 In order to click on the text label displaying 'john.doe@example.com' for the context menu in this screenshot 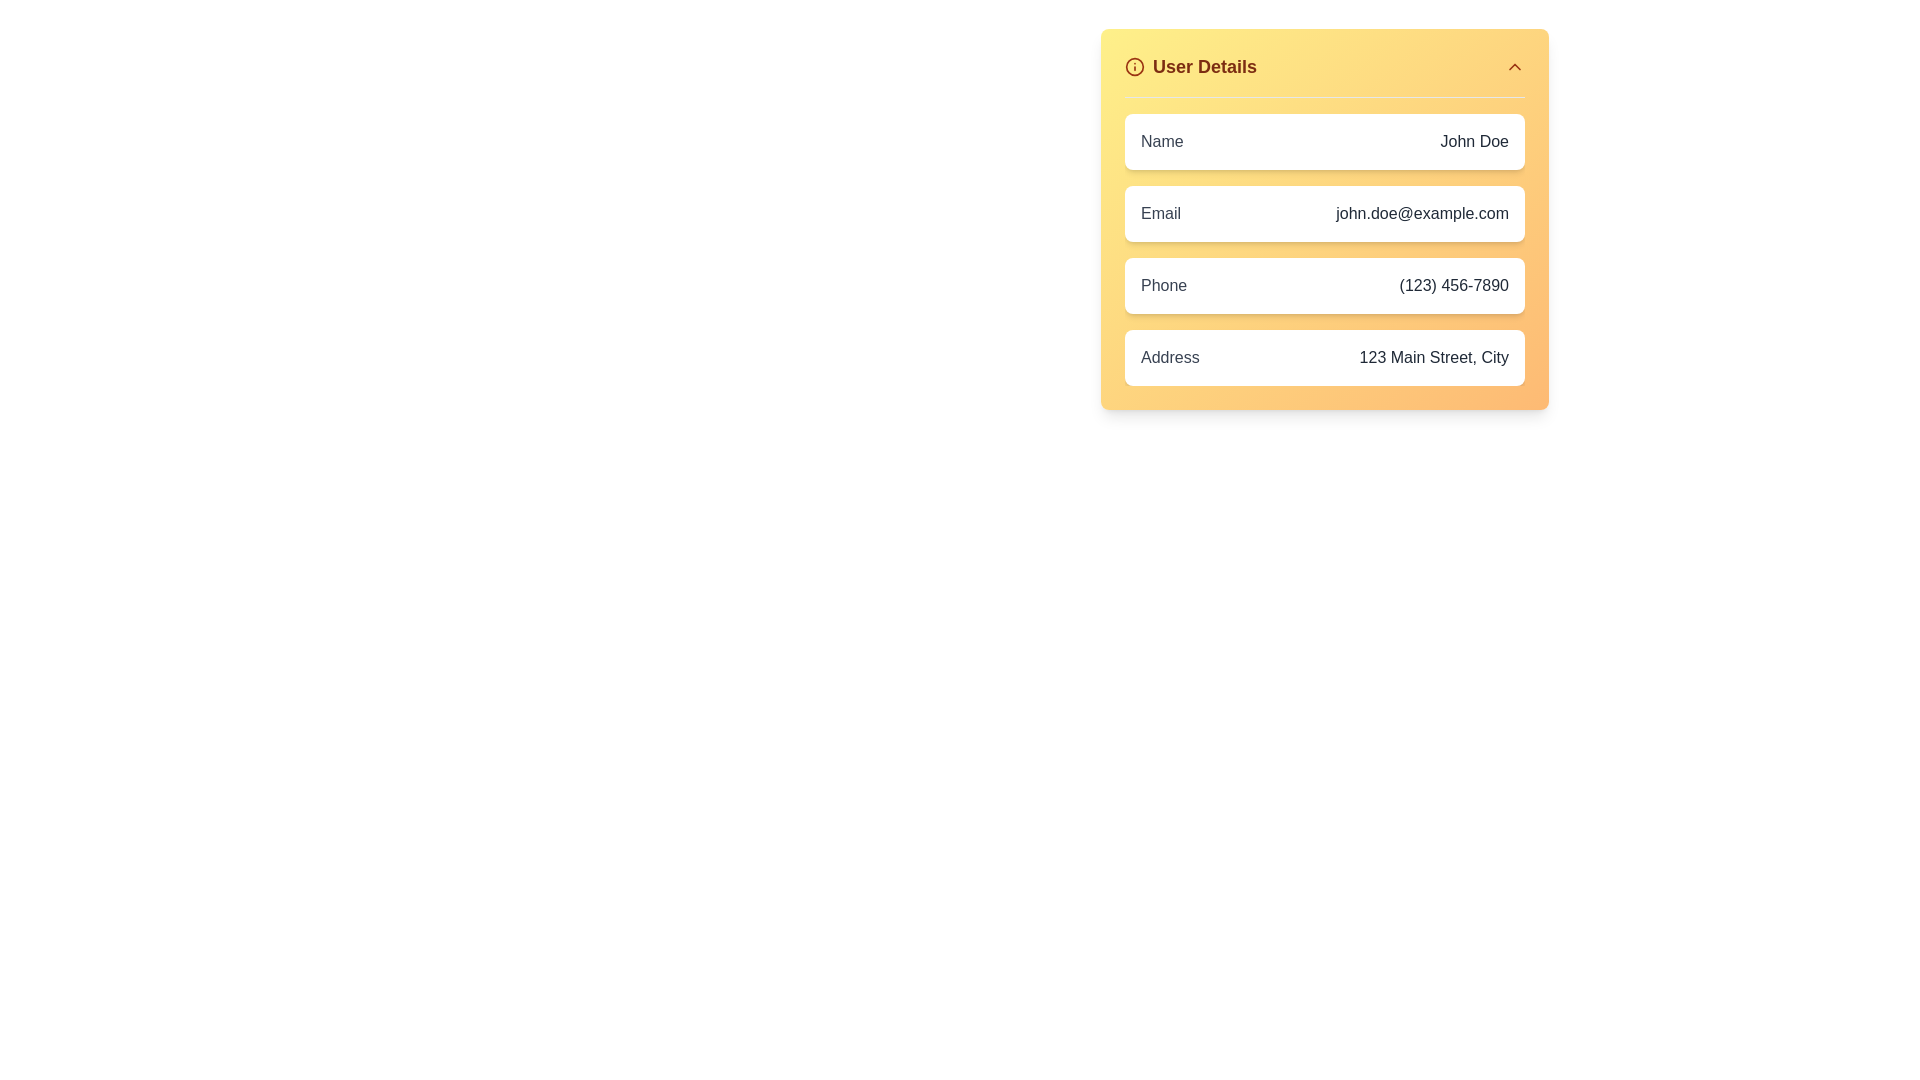, I will do `click(1420, 213)`.